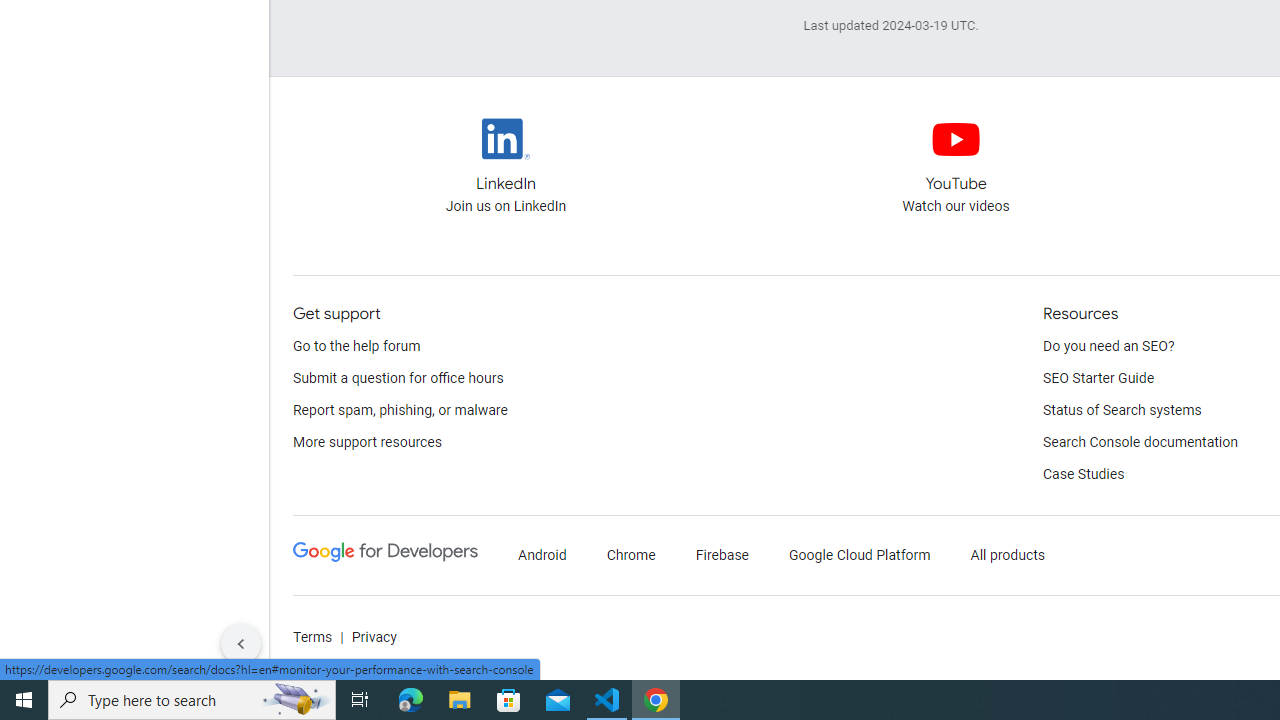 The height and width of the screenshot is (720, 1280). What do you see at coordinates (1140, 442) in the screenshot?
I see `'Search Console documentation'` at bounding box center [1140, 442].